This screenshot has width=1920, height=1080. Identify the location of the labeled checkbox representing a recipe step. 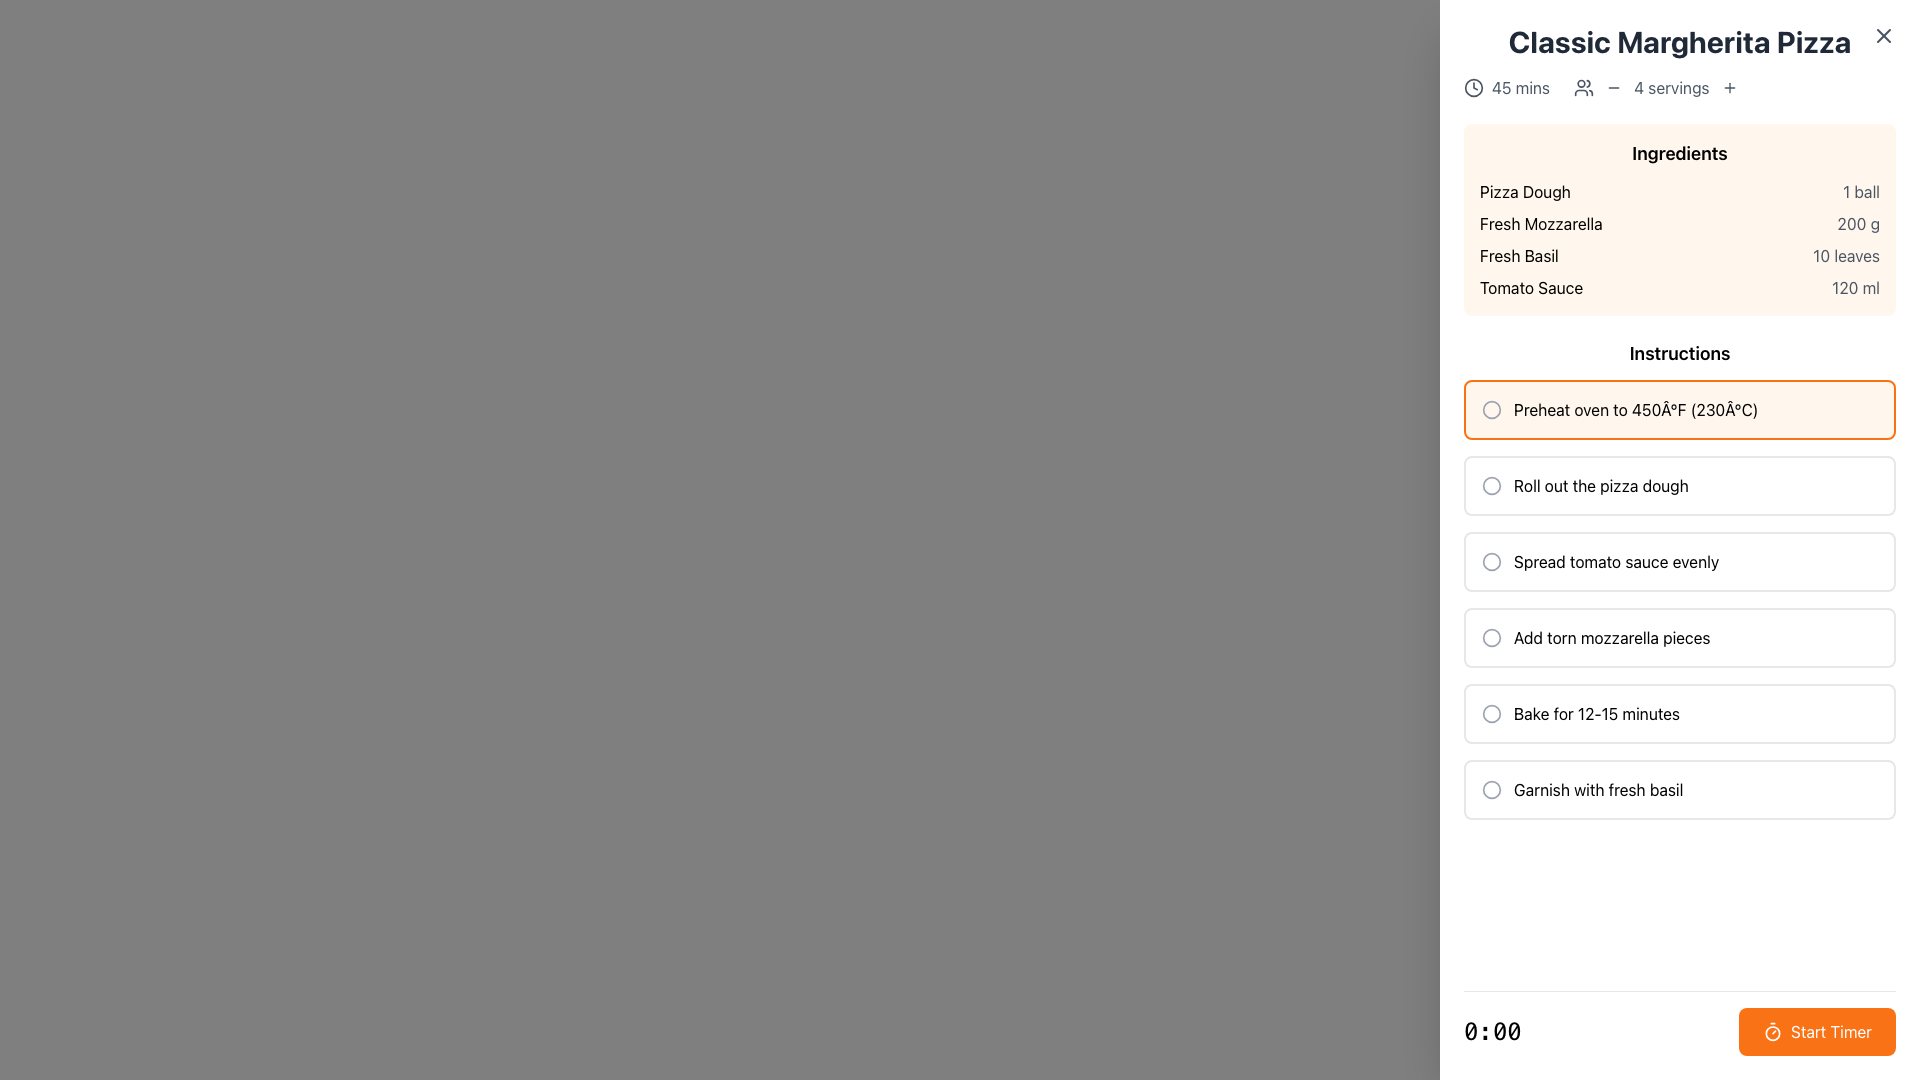
(1680, 789).